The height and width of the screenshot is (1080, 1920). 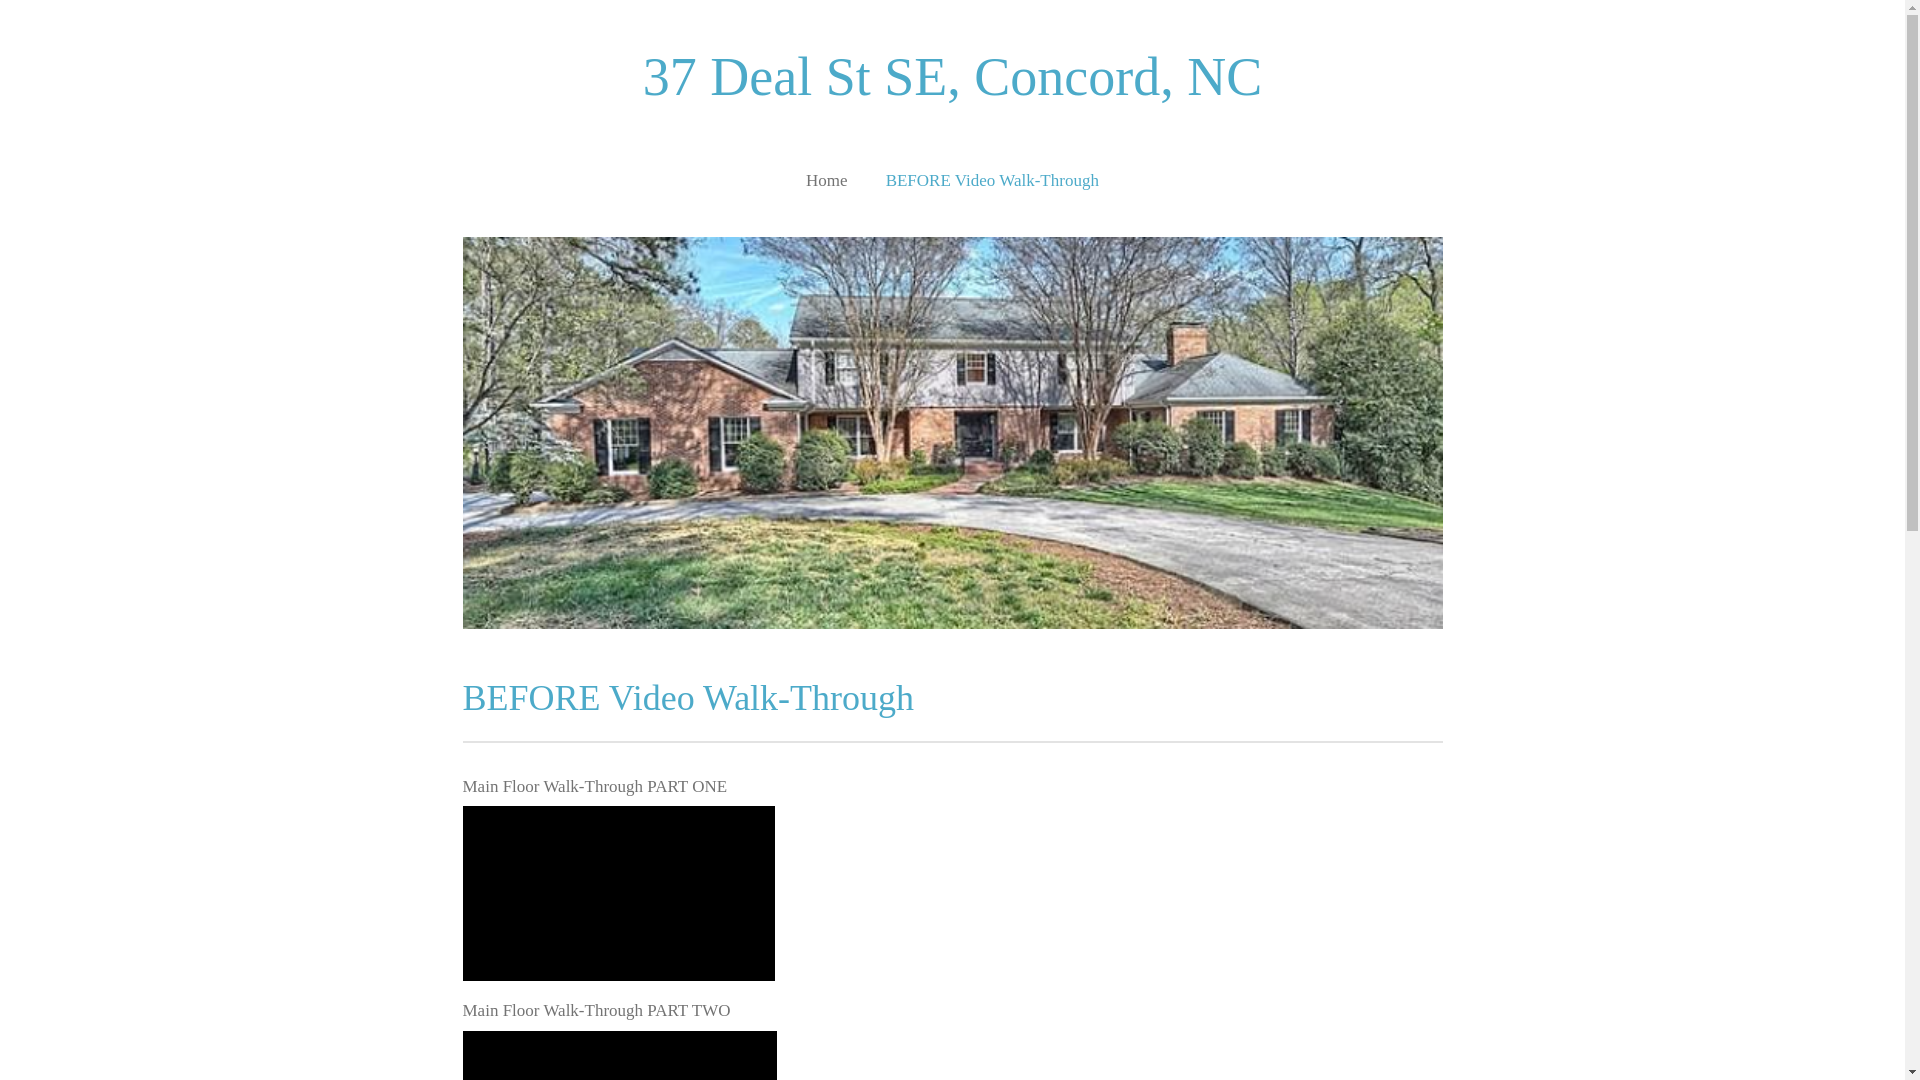 What do you see at coordinates (826, 180) in the screenshot?
I see `'Home'` at bounding box center [826, 180].